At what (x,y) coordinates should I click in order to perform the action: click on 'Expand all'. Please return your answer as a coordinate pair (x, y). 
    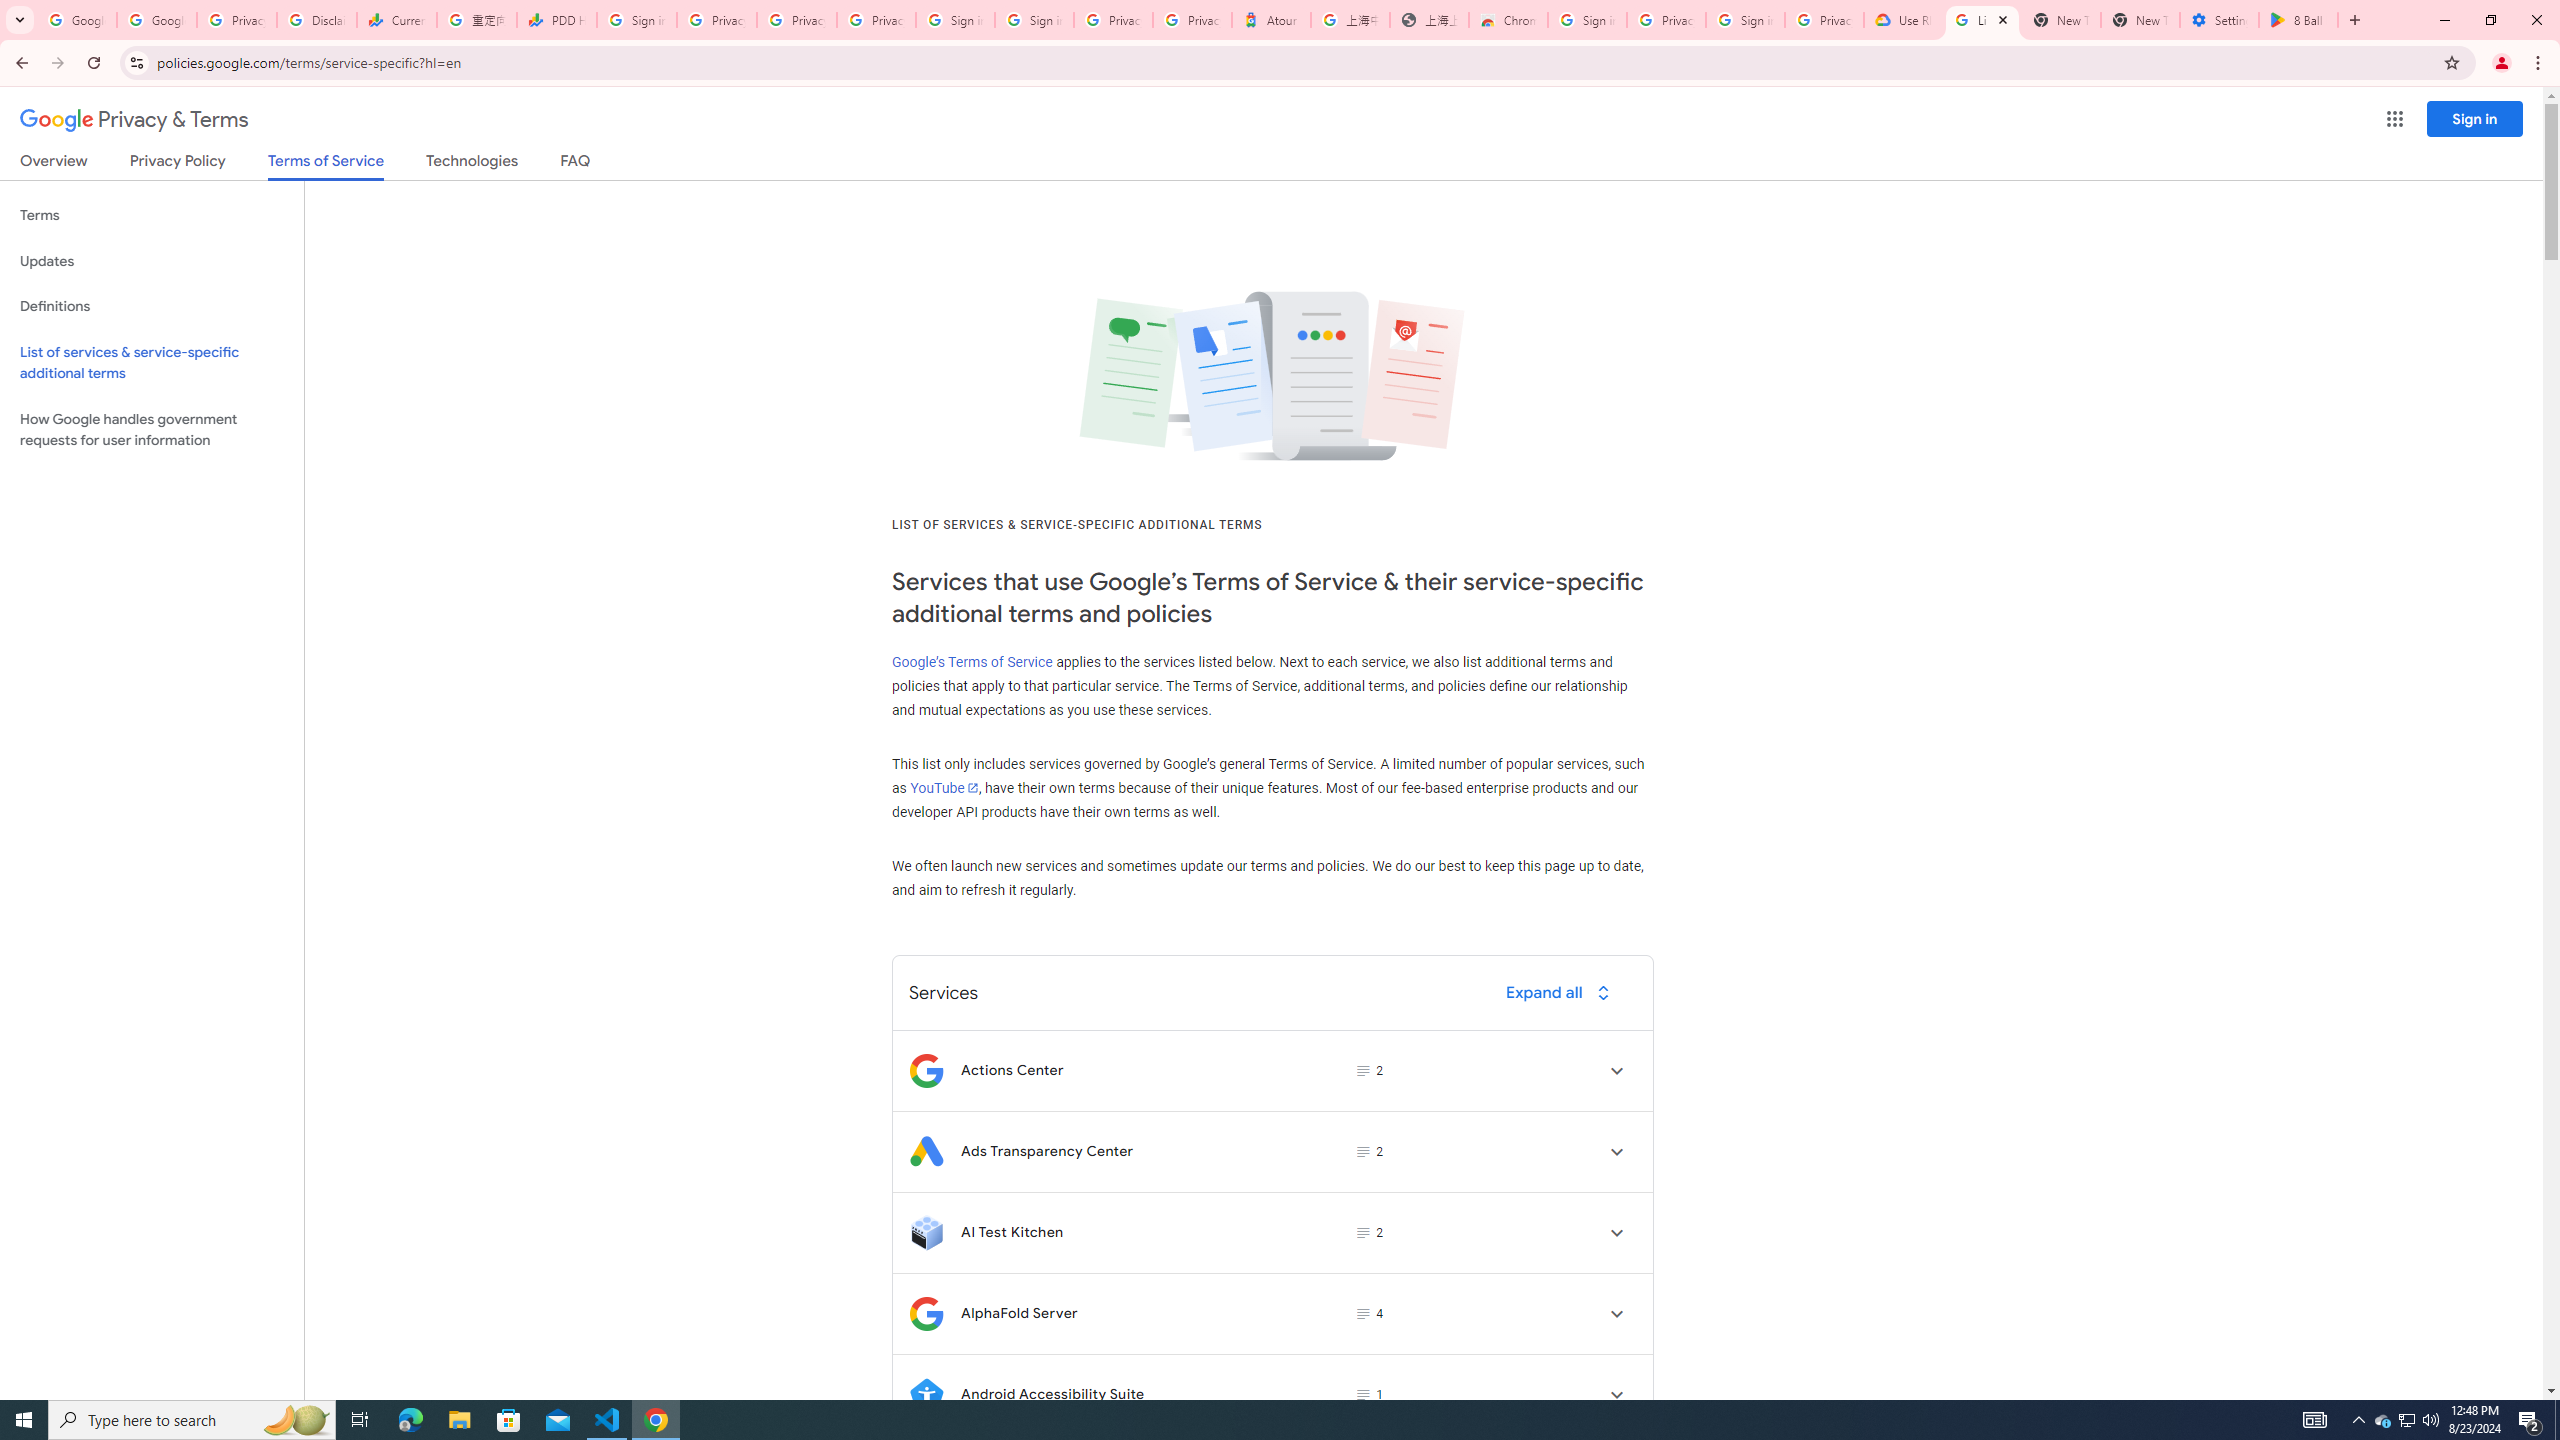
    Looking at the image, I should click on (1561, 991).